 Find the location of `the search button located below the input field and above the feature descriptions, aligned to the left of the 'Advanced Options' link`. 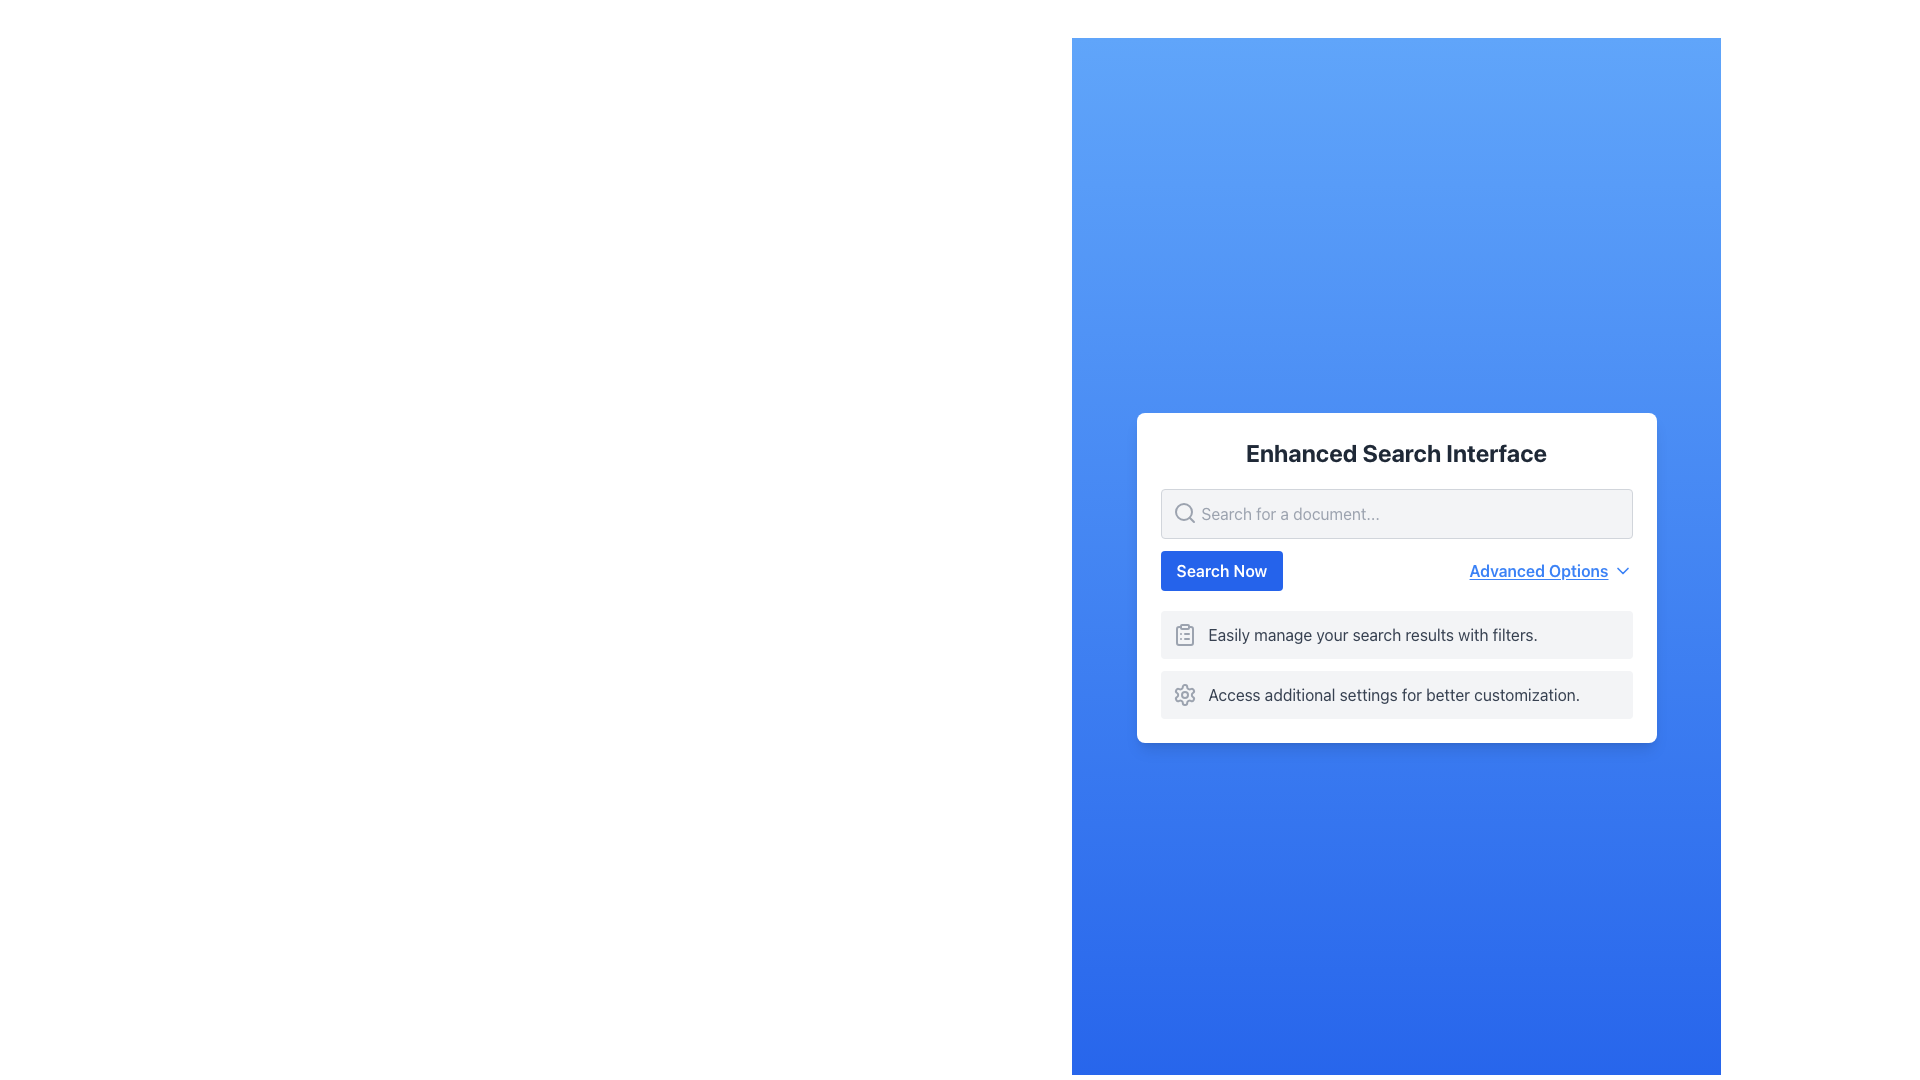

the search button located below the input field and above the feature descriptions, aligned to the left of the 'Advanced Options' link is located at coordinates (1220, 570).